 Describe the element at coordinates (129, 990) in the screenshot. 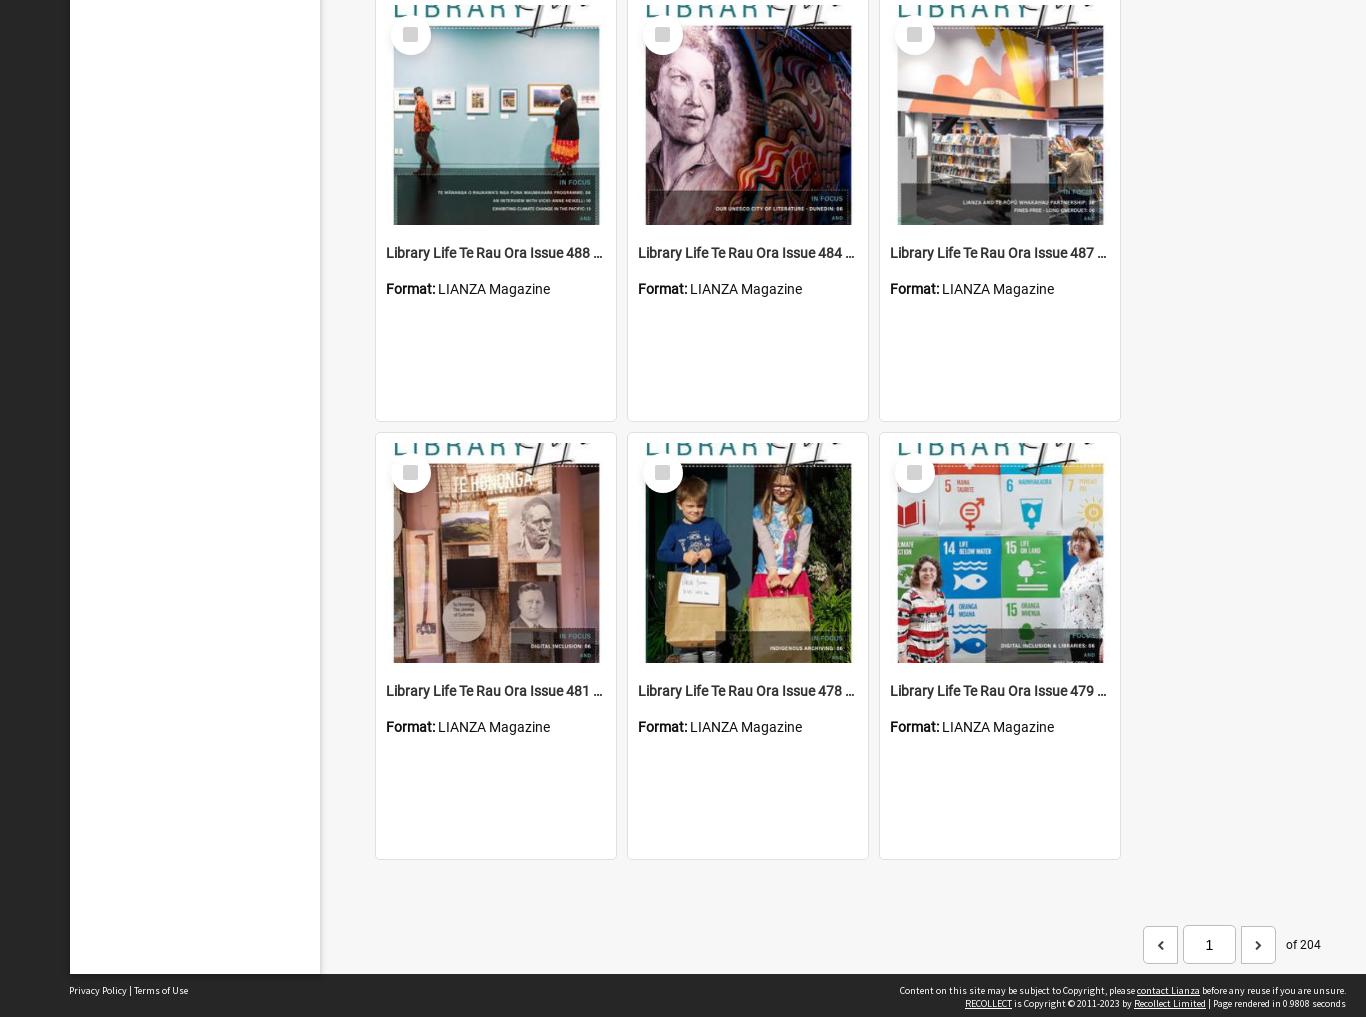

I see `'|'` at that location.